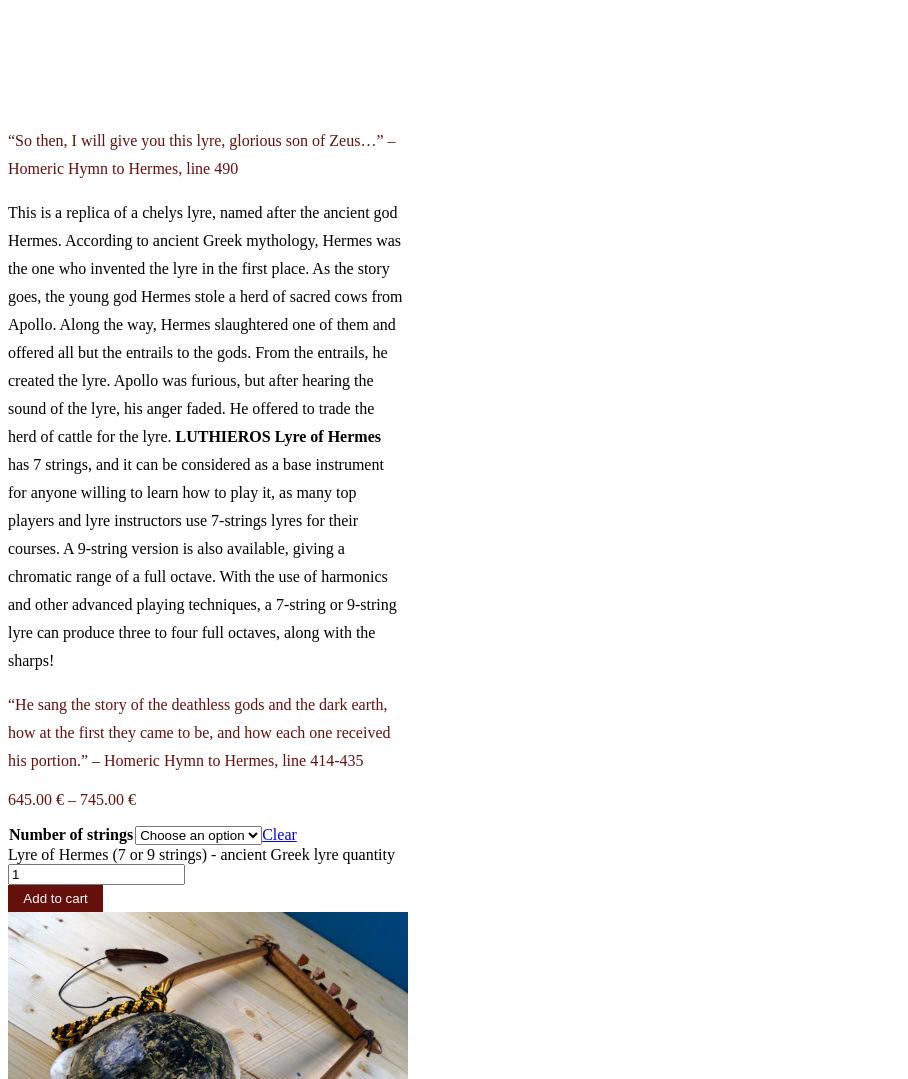 This screenshot has height=1079, width=908. Describe the element at coordinates (71, 834) in the screenshot. I see `'Number of strings'` at that location.